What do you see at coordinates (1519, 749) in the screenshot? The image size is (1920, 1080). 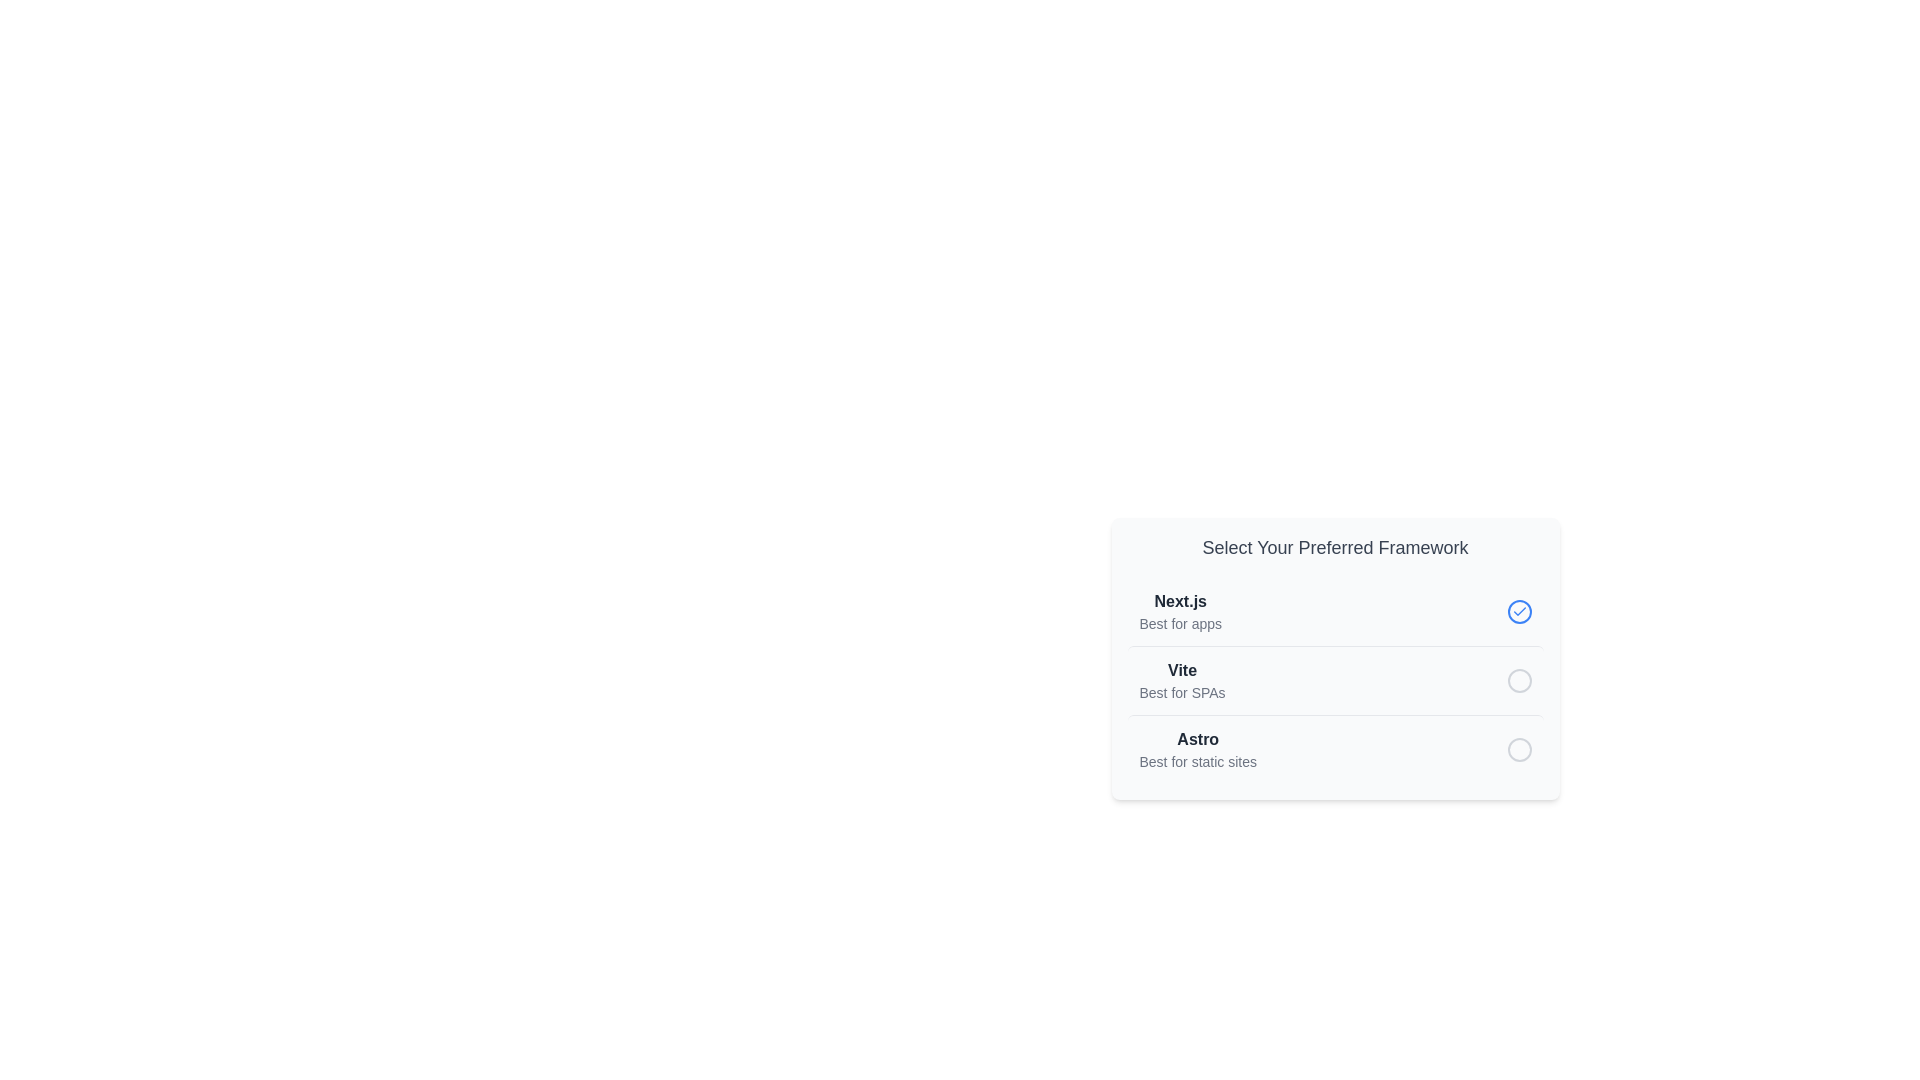 I see `the circular radio button with a gray border located to the far right of the list entry labeled 'Astro' and 'Best for static sites'` at bounding box center [1519, 749].